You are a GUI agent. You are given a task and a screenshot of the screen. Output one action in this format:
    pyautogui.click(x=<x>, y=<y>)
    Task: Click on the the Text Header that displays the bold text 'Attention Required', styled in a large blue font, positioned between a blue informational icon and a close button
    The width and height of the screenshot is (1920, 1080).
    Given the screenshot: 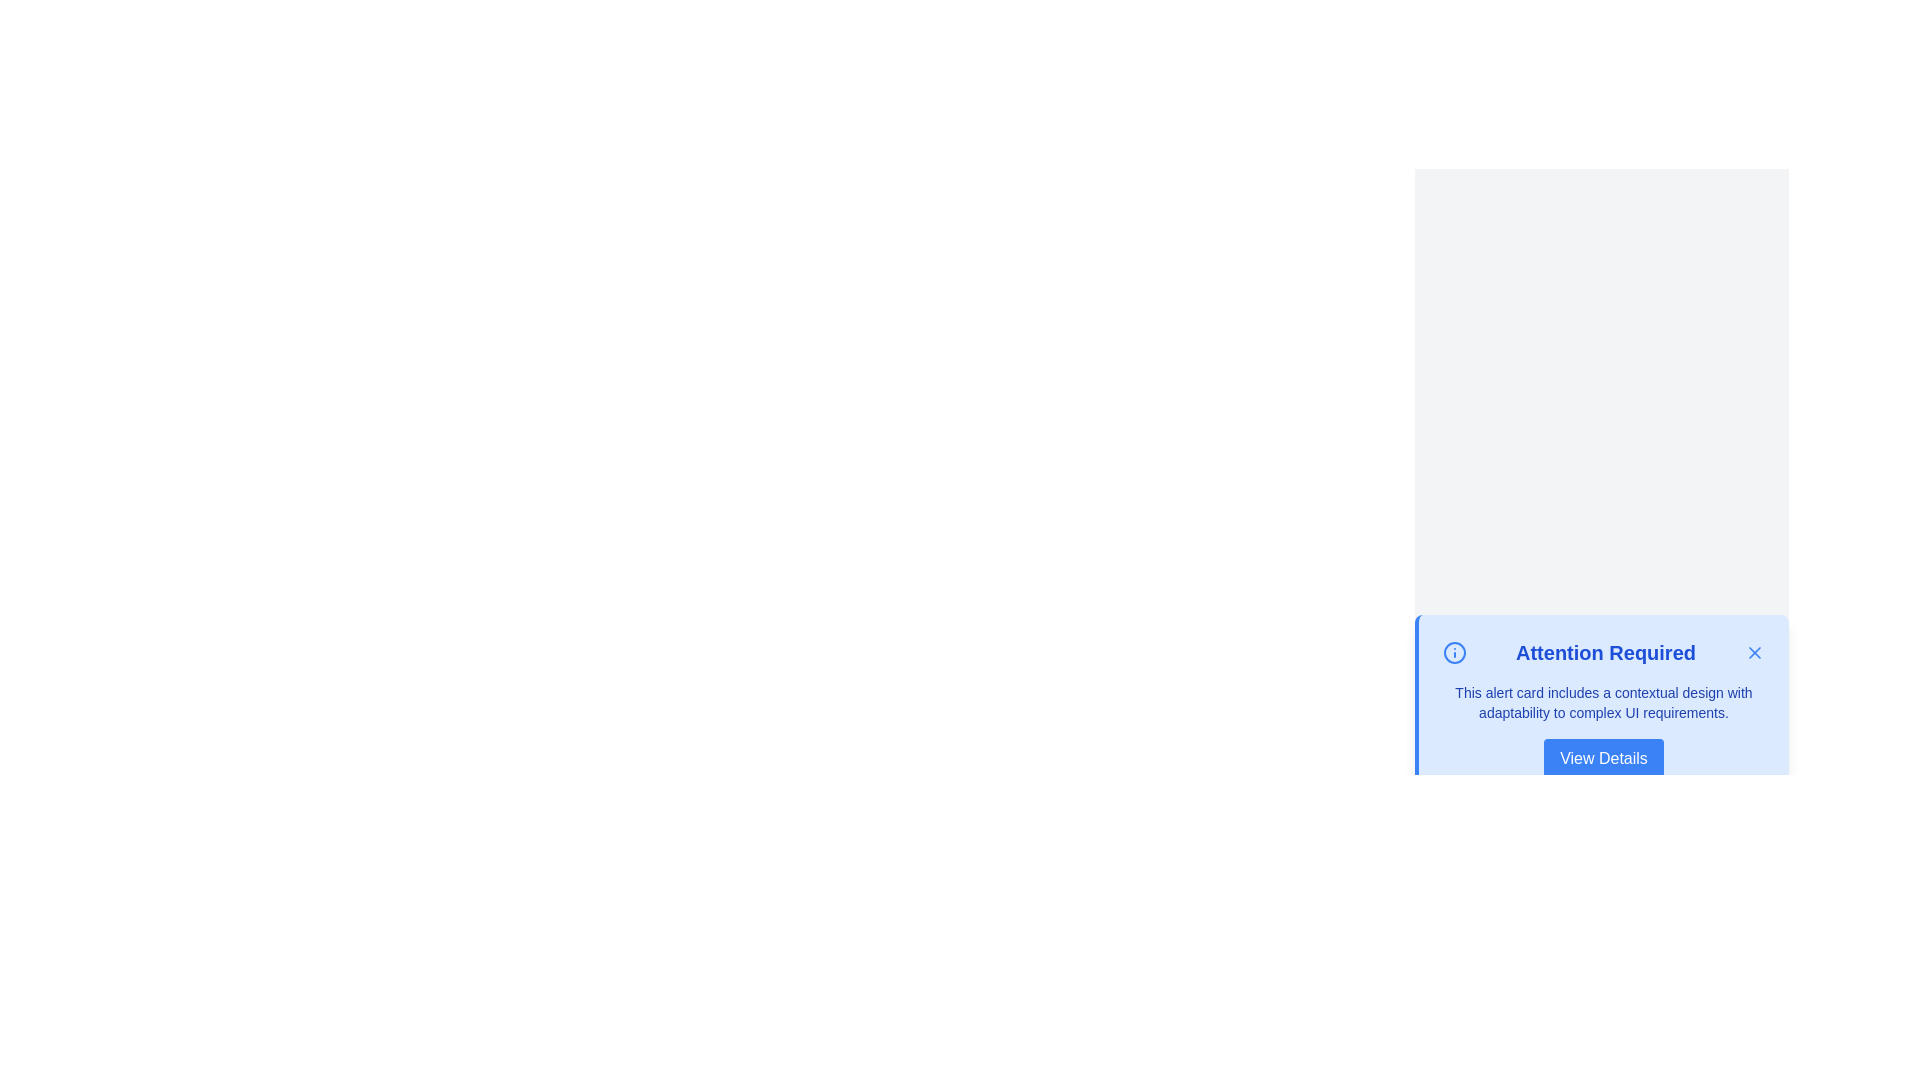 What is the action you would take?
    pyautogui.click(x=1606, y=652)
    